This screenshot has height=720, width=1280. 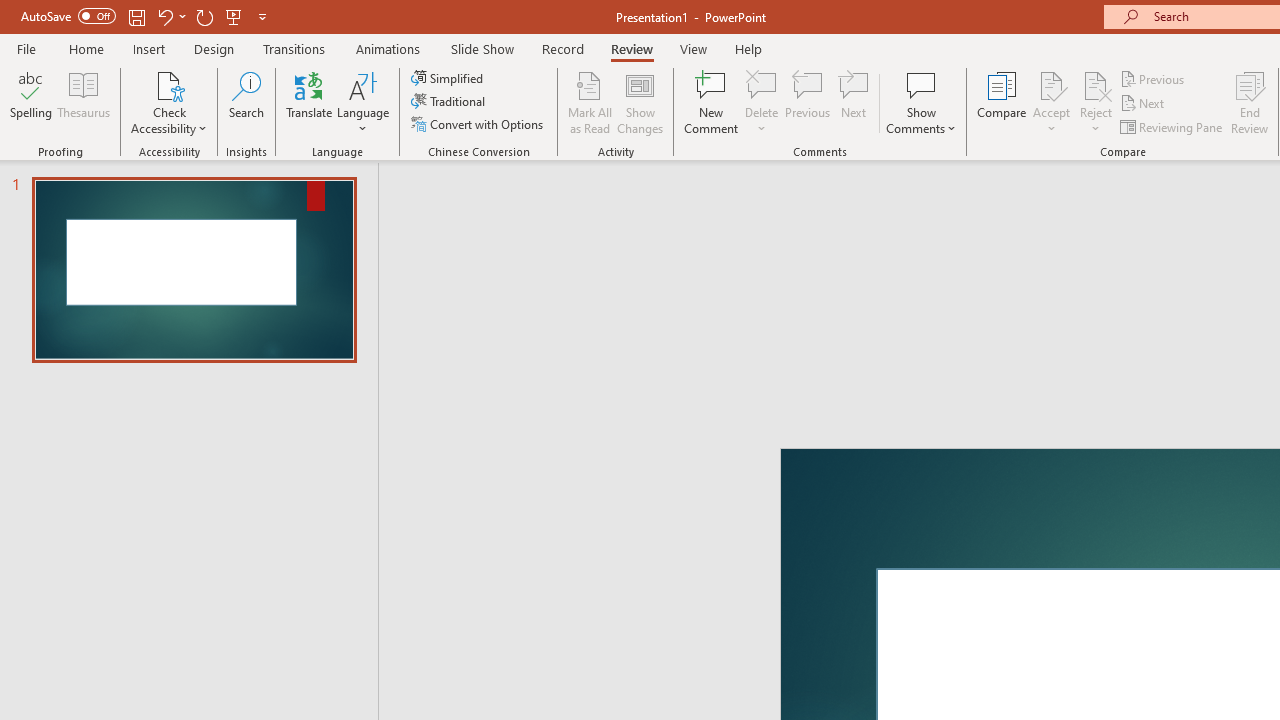 I want to click on 'Reject Change', so click(x=1095, y=84).